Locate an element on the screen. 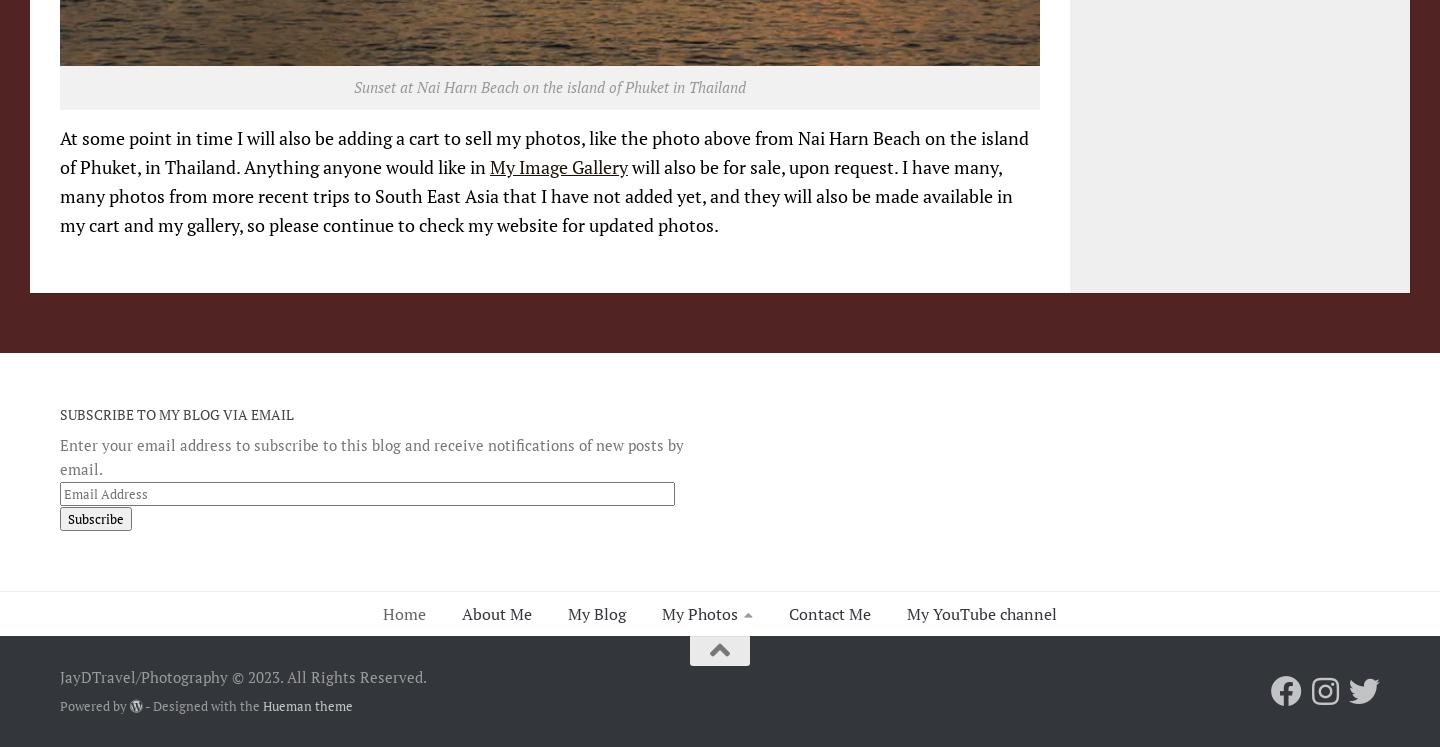 The image size is (1440, 747). 'My Image Gallery' is located at coordinates (559, 167).